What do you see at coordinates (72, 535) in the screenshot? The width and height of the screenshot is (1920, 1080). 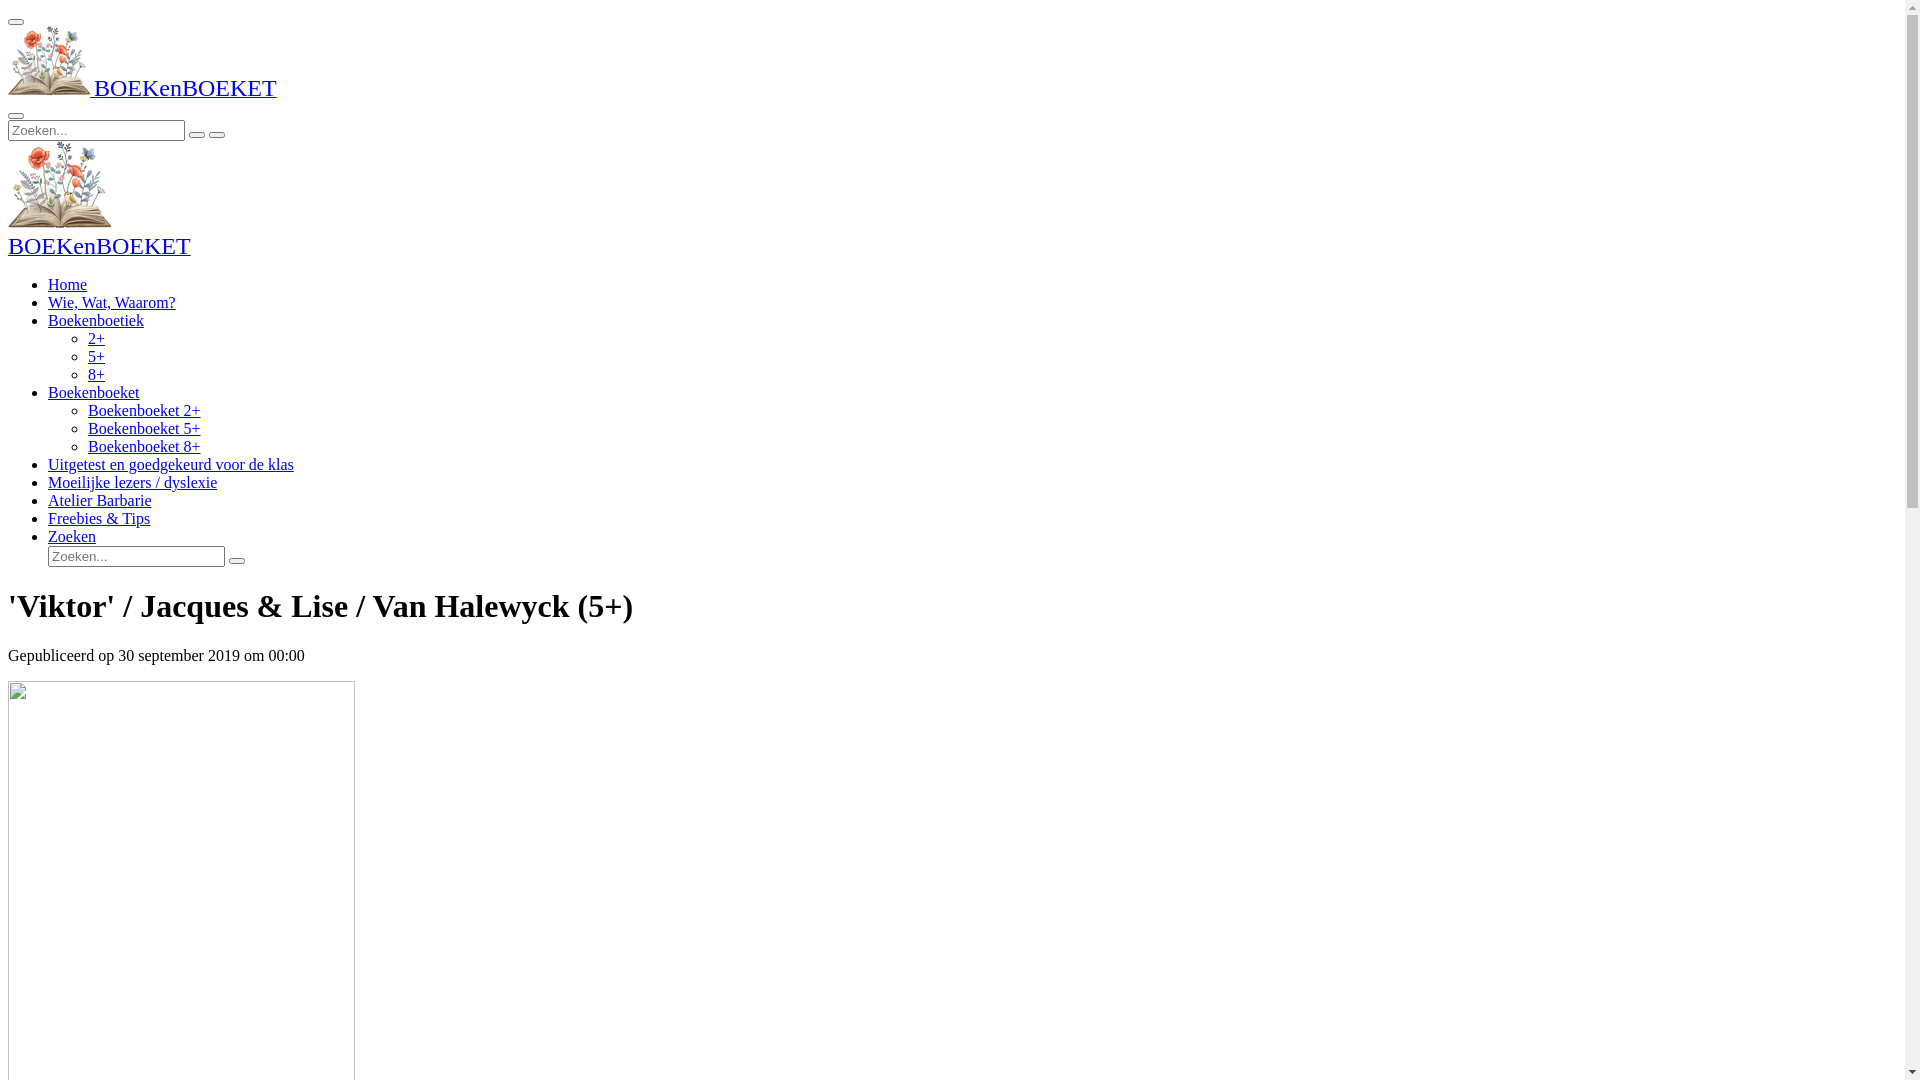 I see `'Zoeken'` at bounding box center [72, 535].